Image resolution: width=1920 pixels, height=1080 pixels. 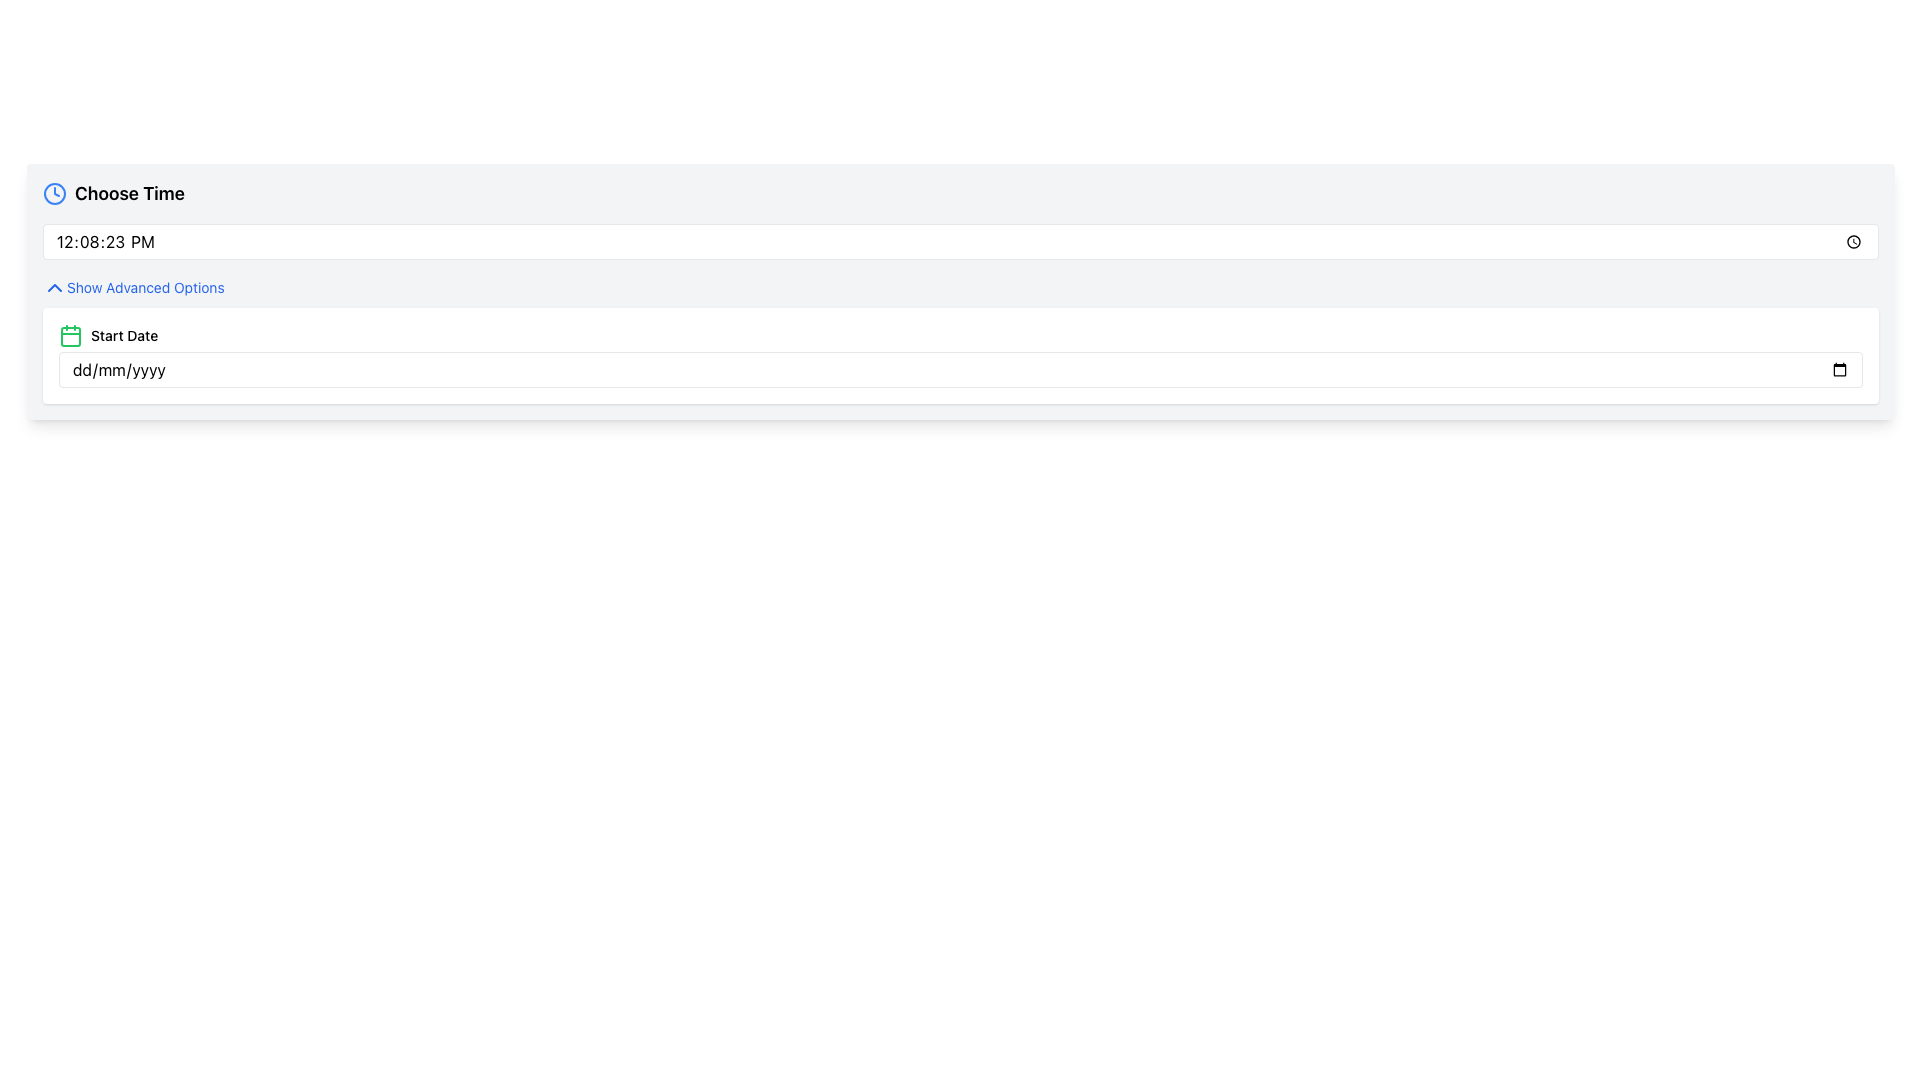 I want to click on the upward-pointing chevron icon located to the left of 'Show Advanced Options', so click(x=54, y=288).